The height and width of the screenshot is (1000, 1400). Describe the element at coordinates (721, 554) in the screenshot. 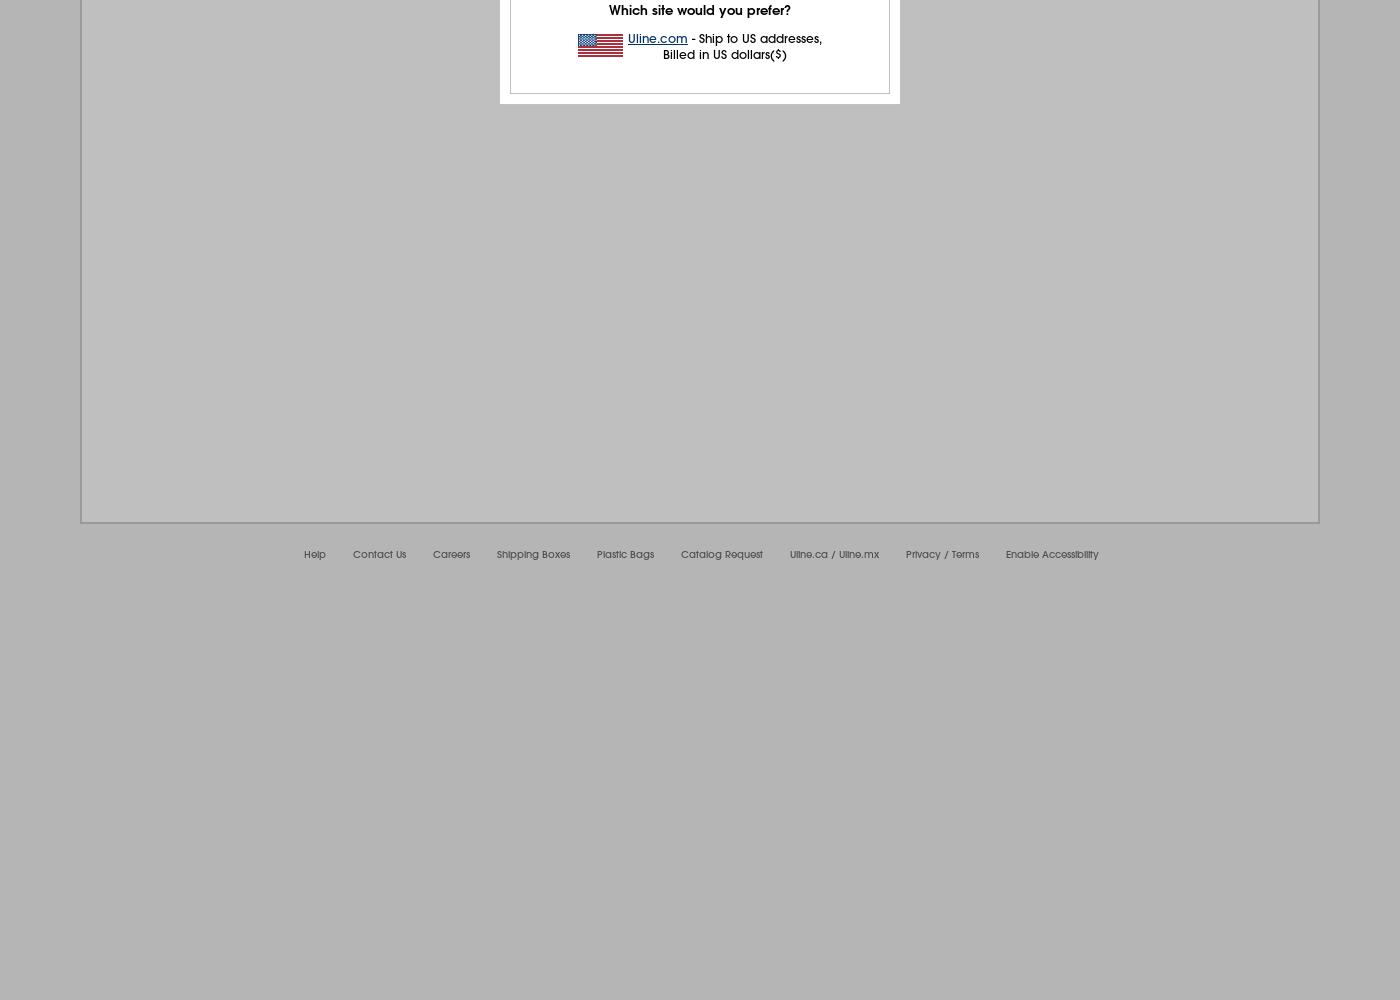

I see `'Catalog Request'` at that location.